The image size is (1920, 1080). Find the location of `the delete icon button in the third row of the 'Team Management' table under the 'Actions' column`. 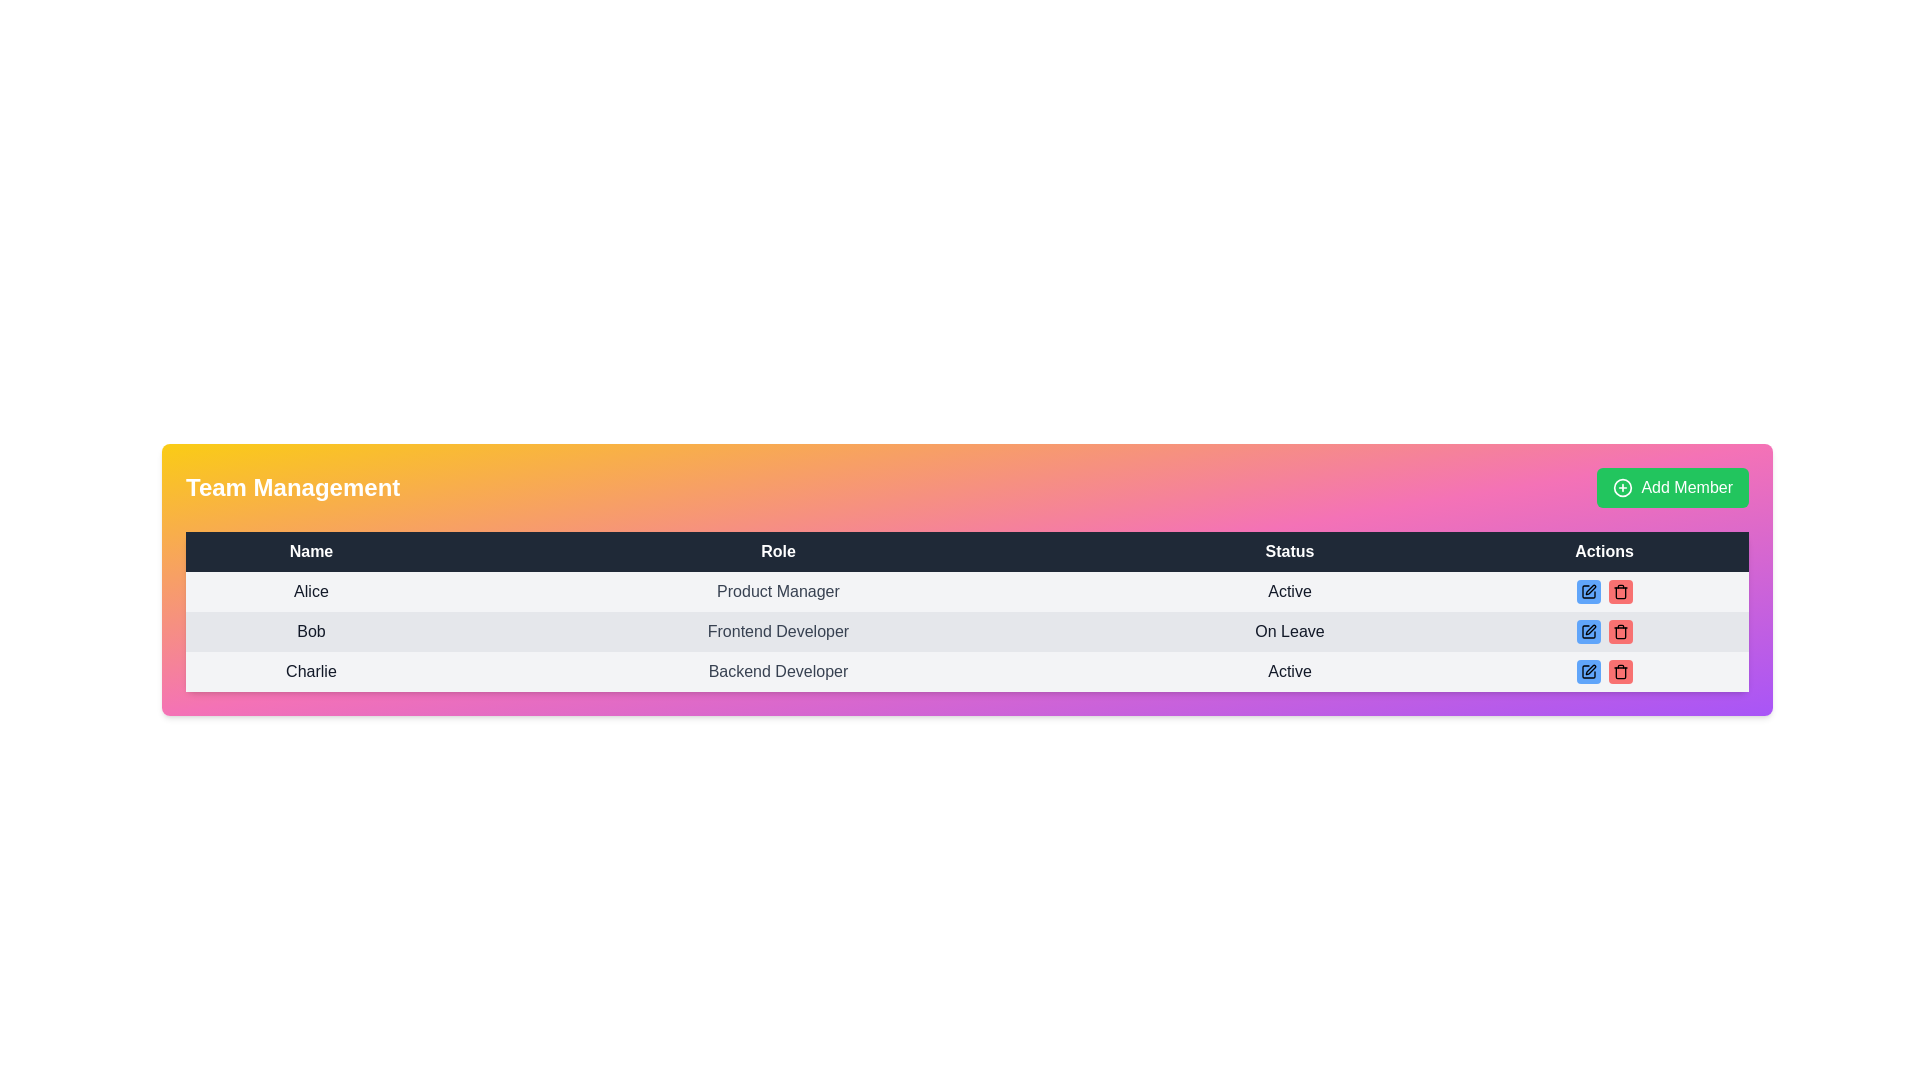

the delete icon button in the third row of the 'Team Management' table under the 'Actions' column is located at coordinates (1620, 632).